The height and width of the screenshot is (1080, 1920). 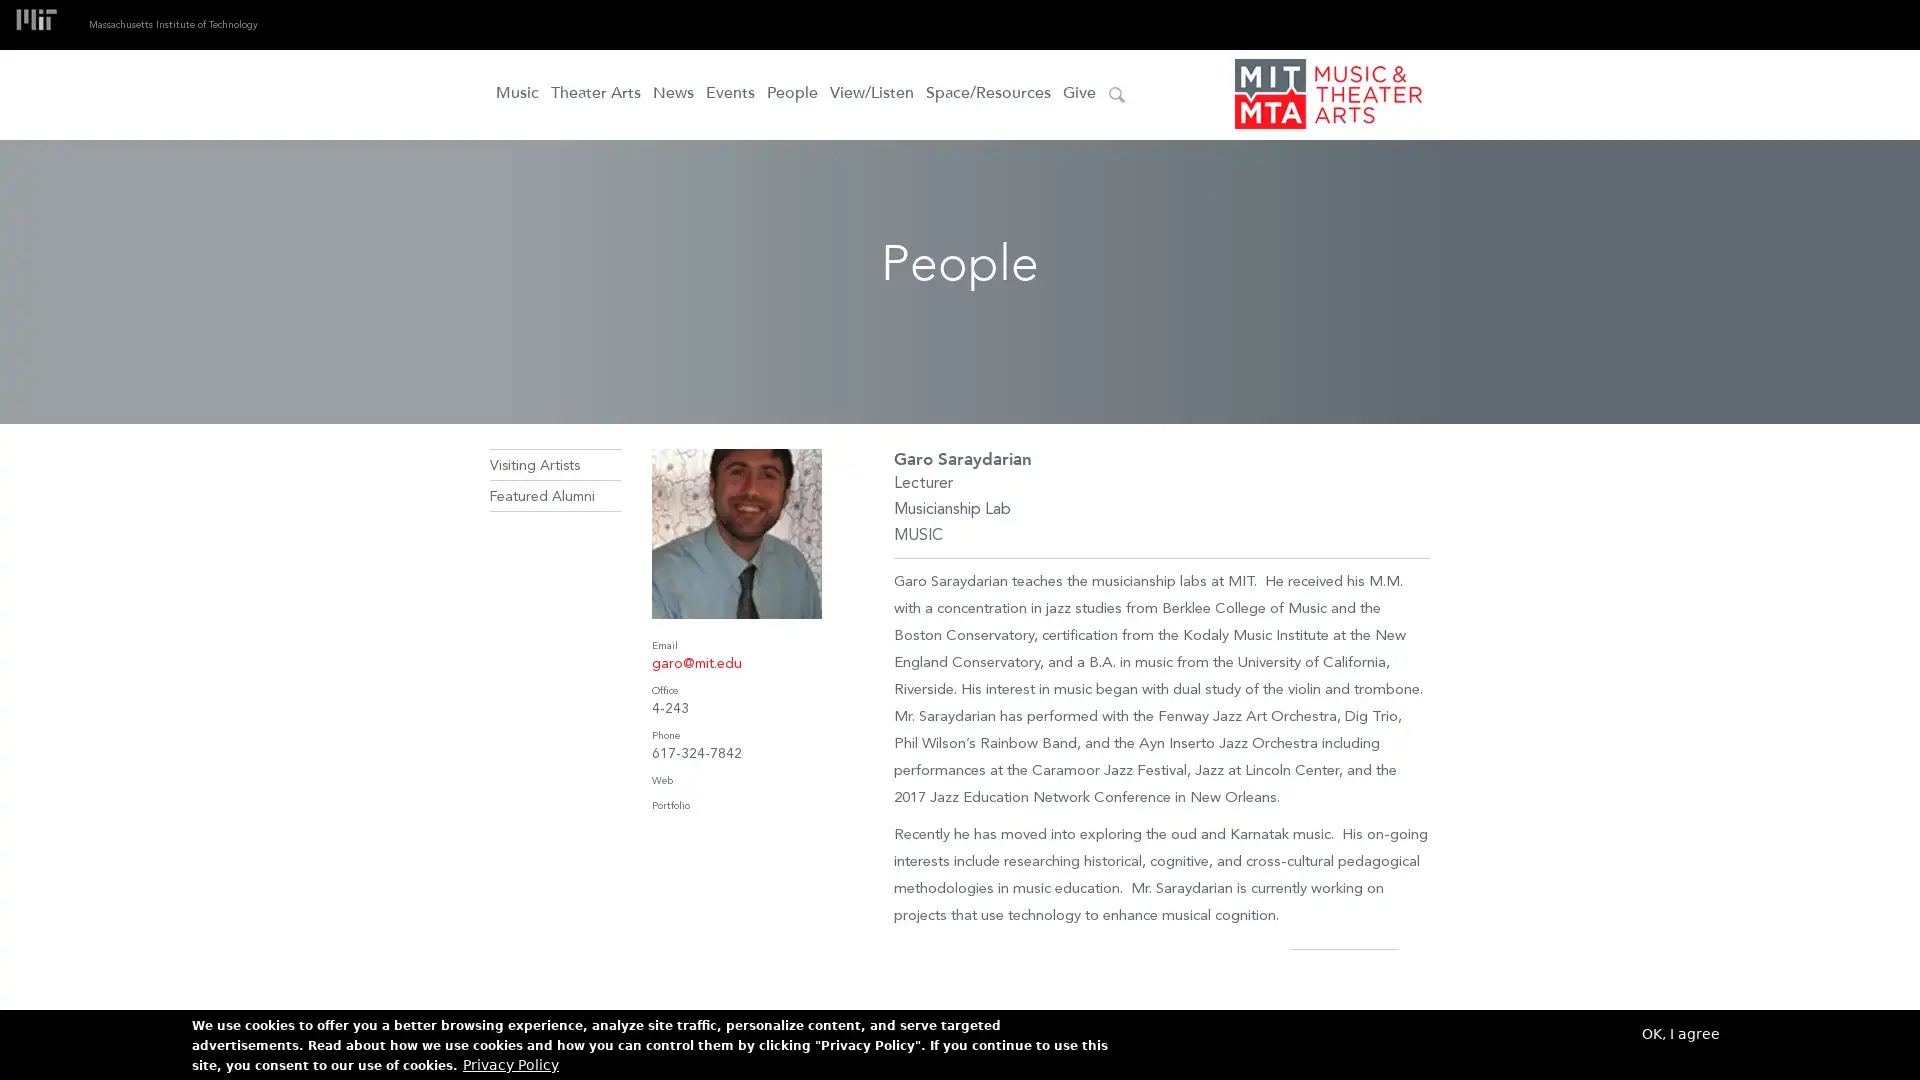 What do you see at coordinates (510, 1063) in the screenshot?
I see `Privacy Policy` at bounding box center [510, 1063].